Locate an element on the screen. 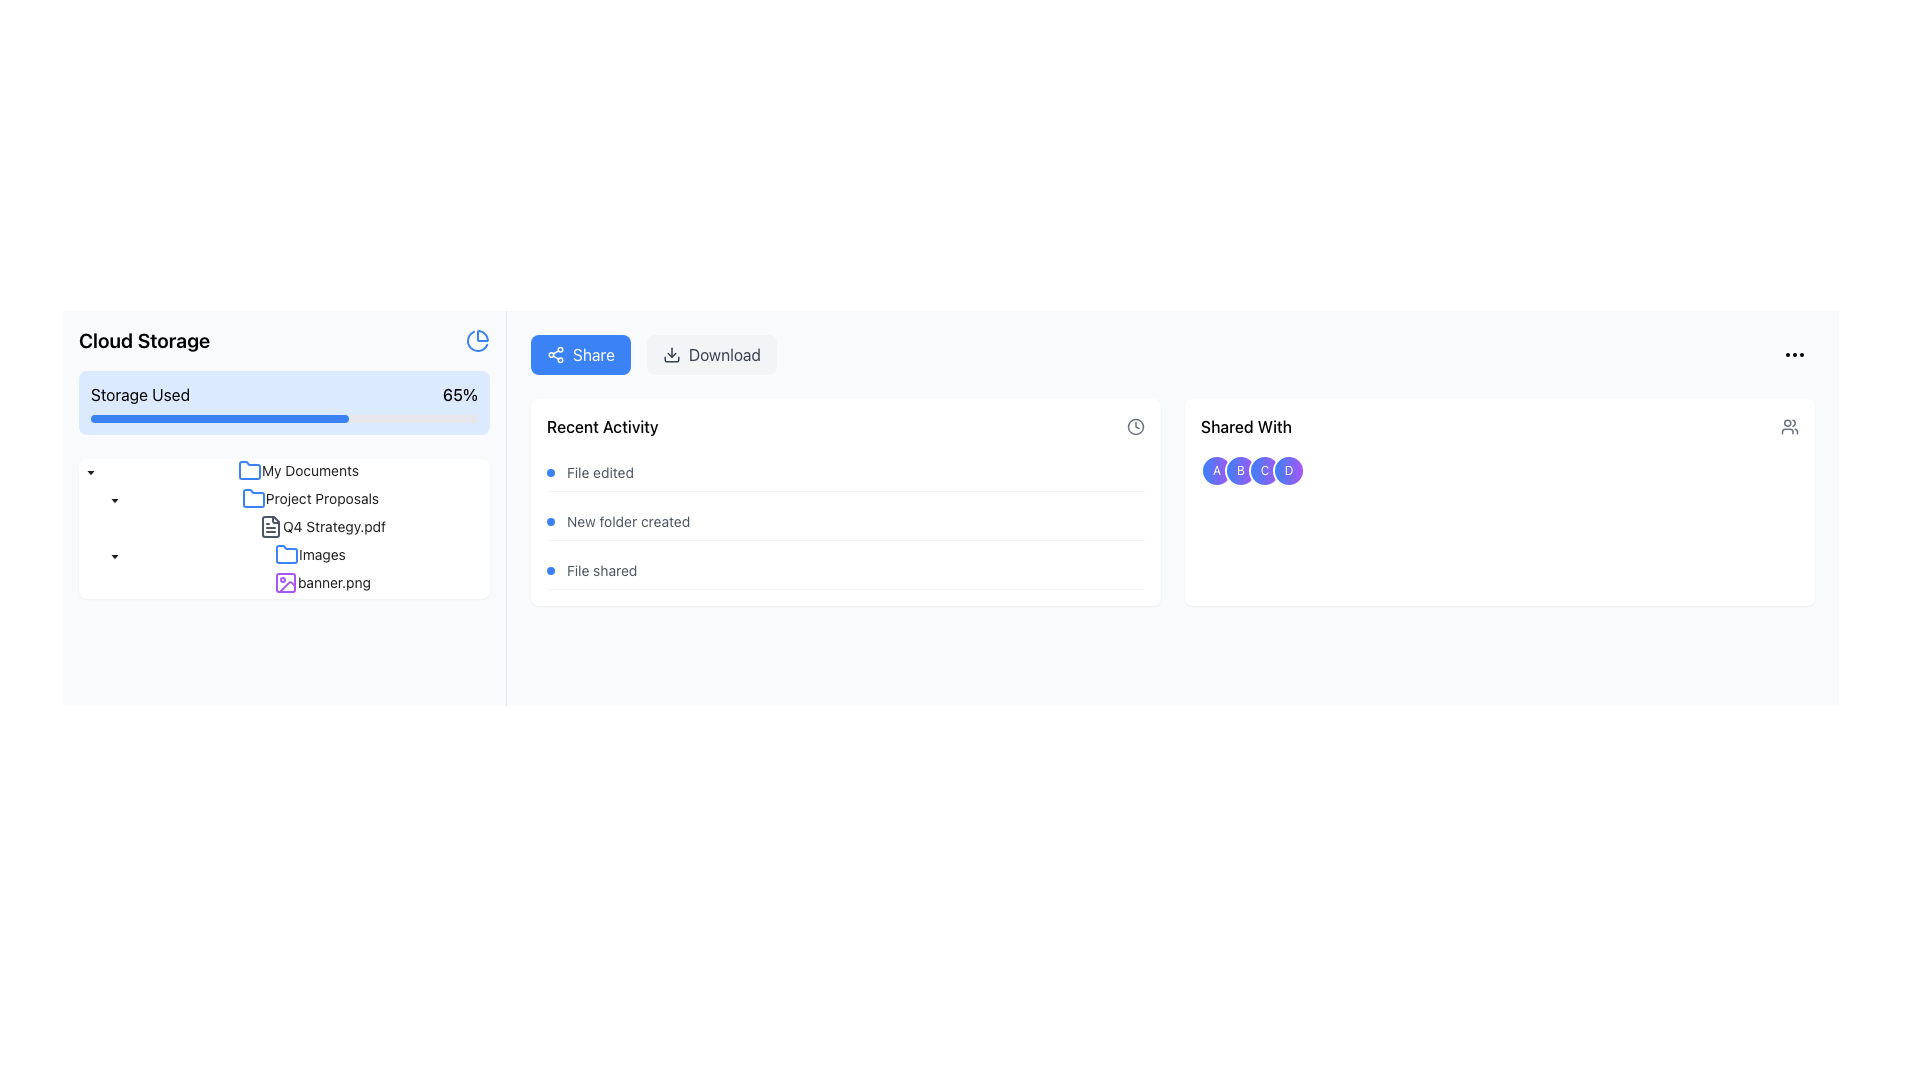 This screenshot has height=1080, width=1920. the folder icon with a blue outline located to the left of the text 'Project Proposals' in the left sidebar section of the interface is located at coordinates (252, 497).